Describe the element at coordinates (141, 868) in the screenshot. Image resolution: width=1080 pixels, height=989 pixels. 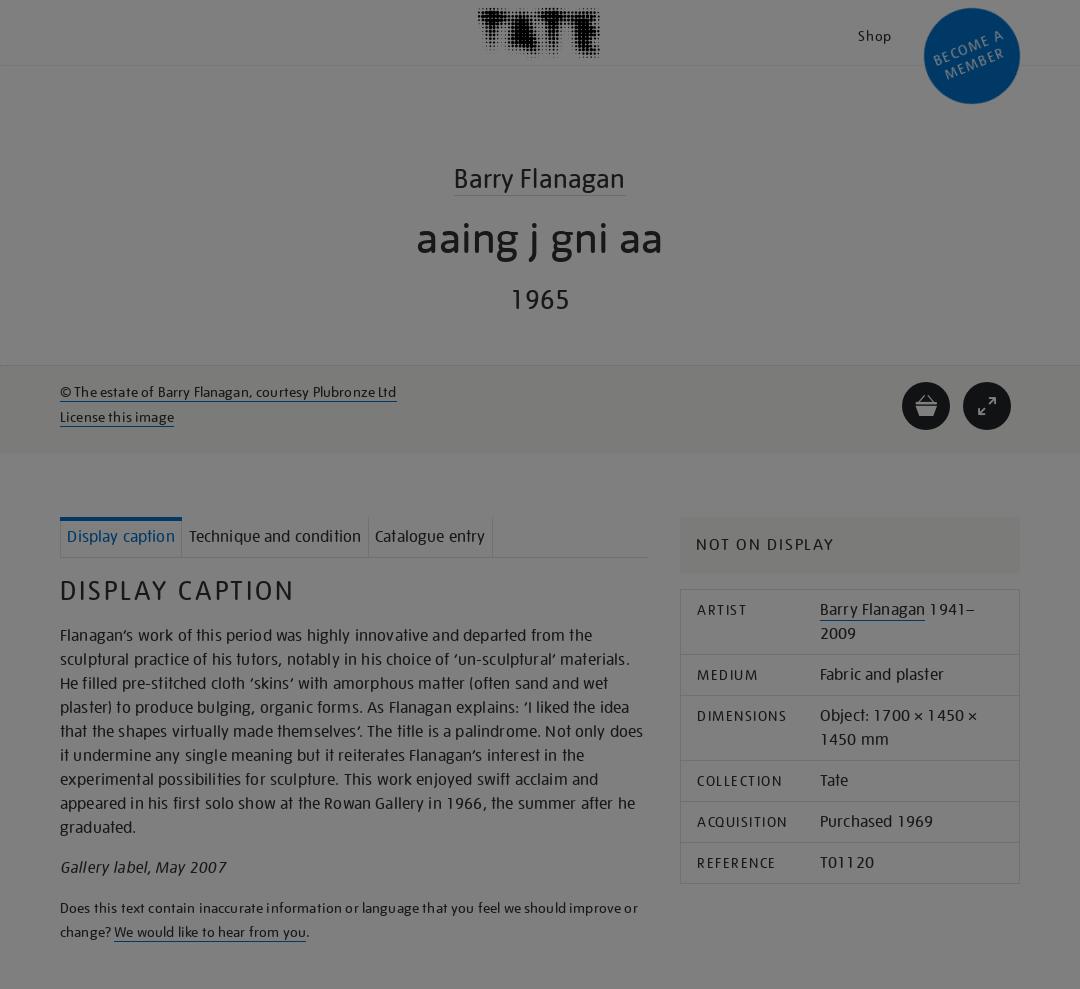
I see `'Gallery label, May 2007'` at that location.